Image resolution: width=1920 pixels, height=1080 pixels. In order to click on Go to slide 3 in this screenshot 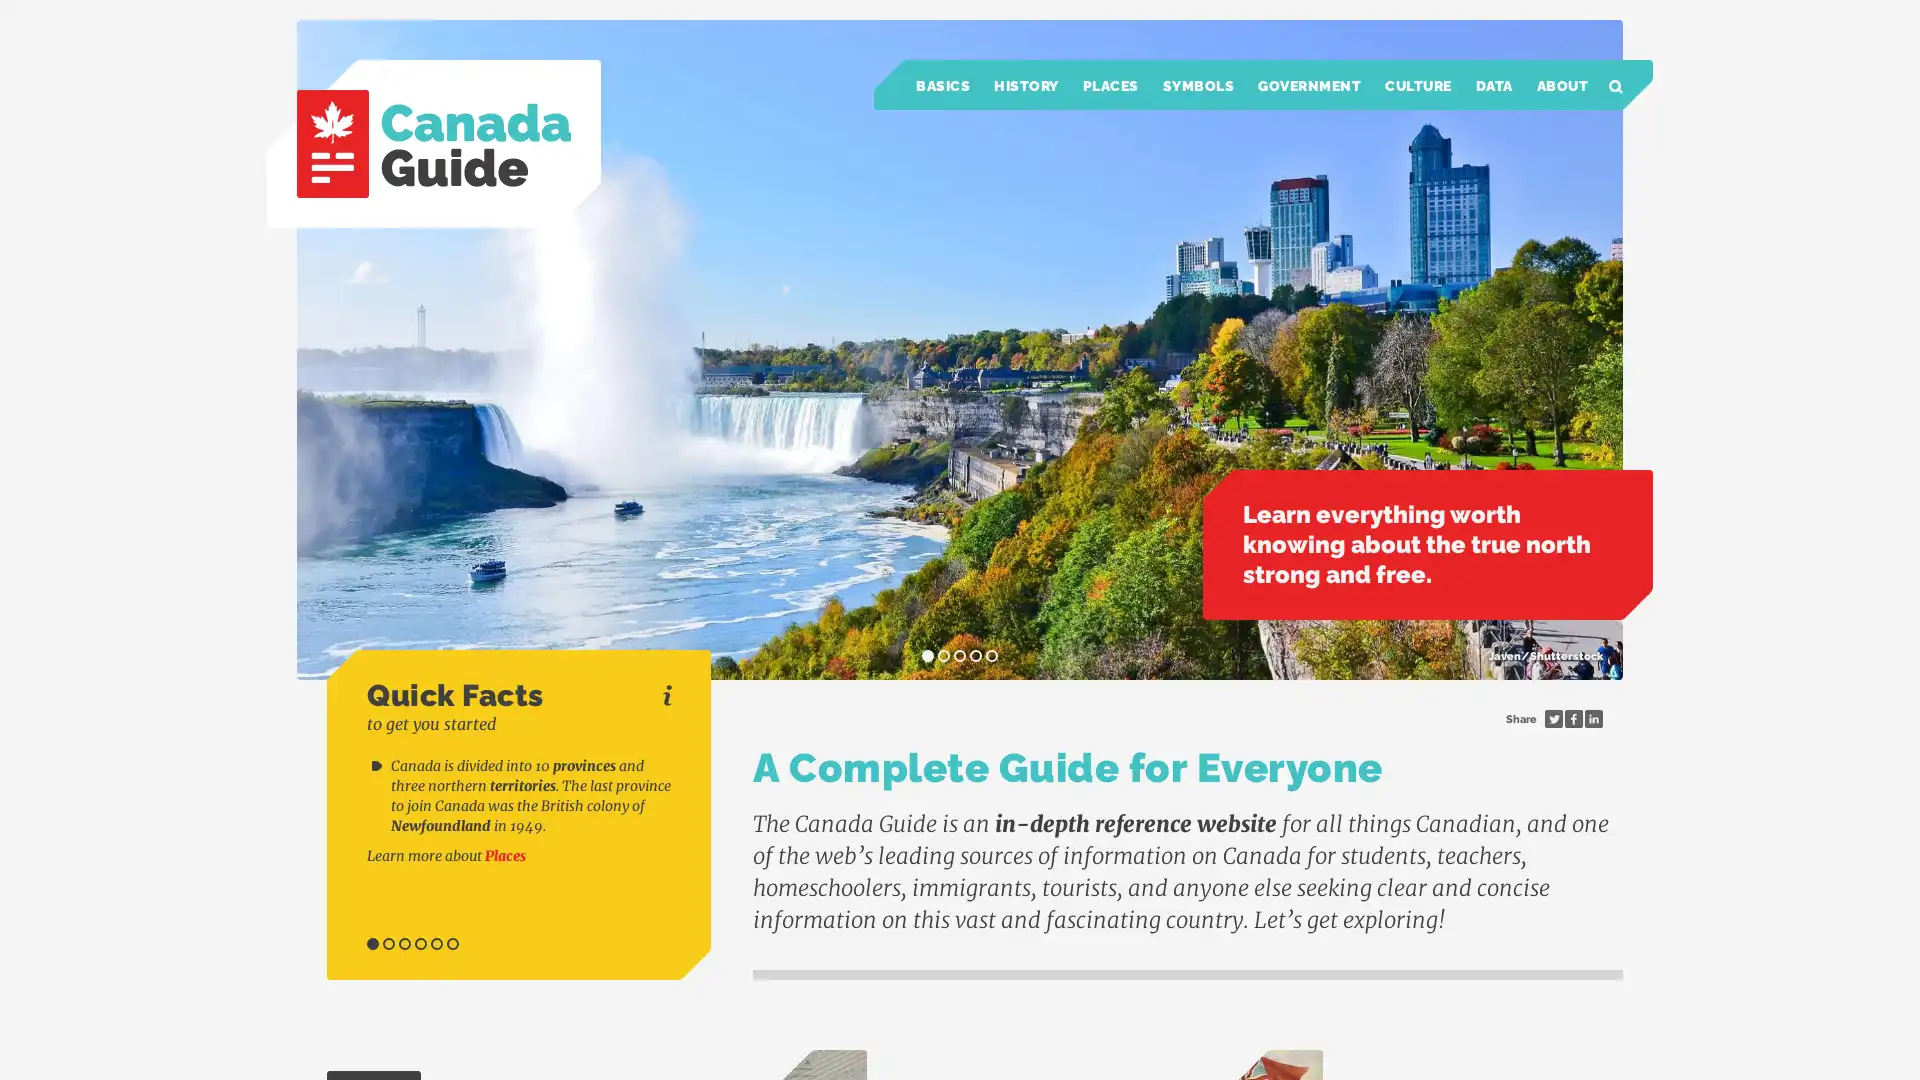, I will do `click(403, 944)`.